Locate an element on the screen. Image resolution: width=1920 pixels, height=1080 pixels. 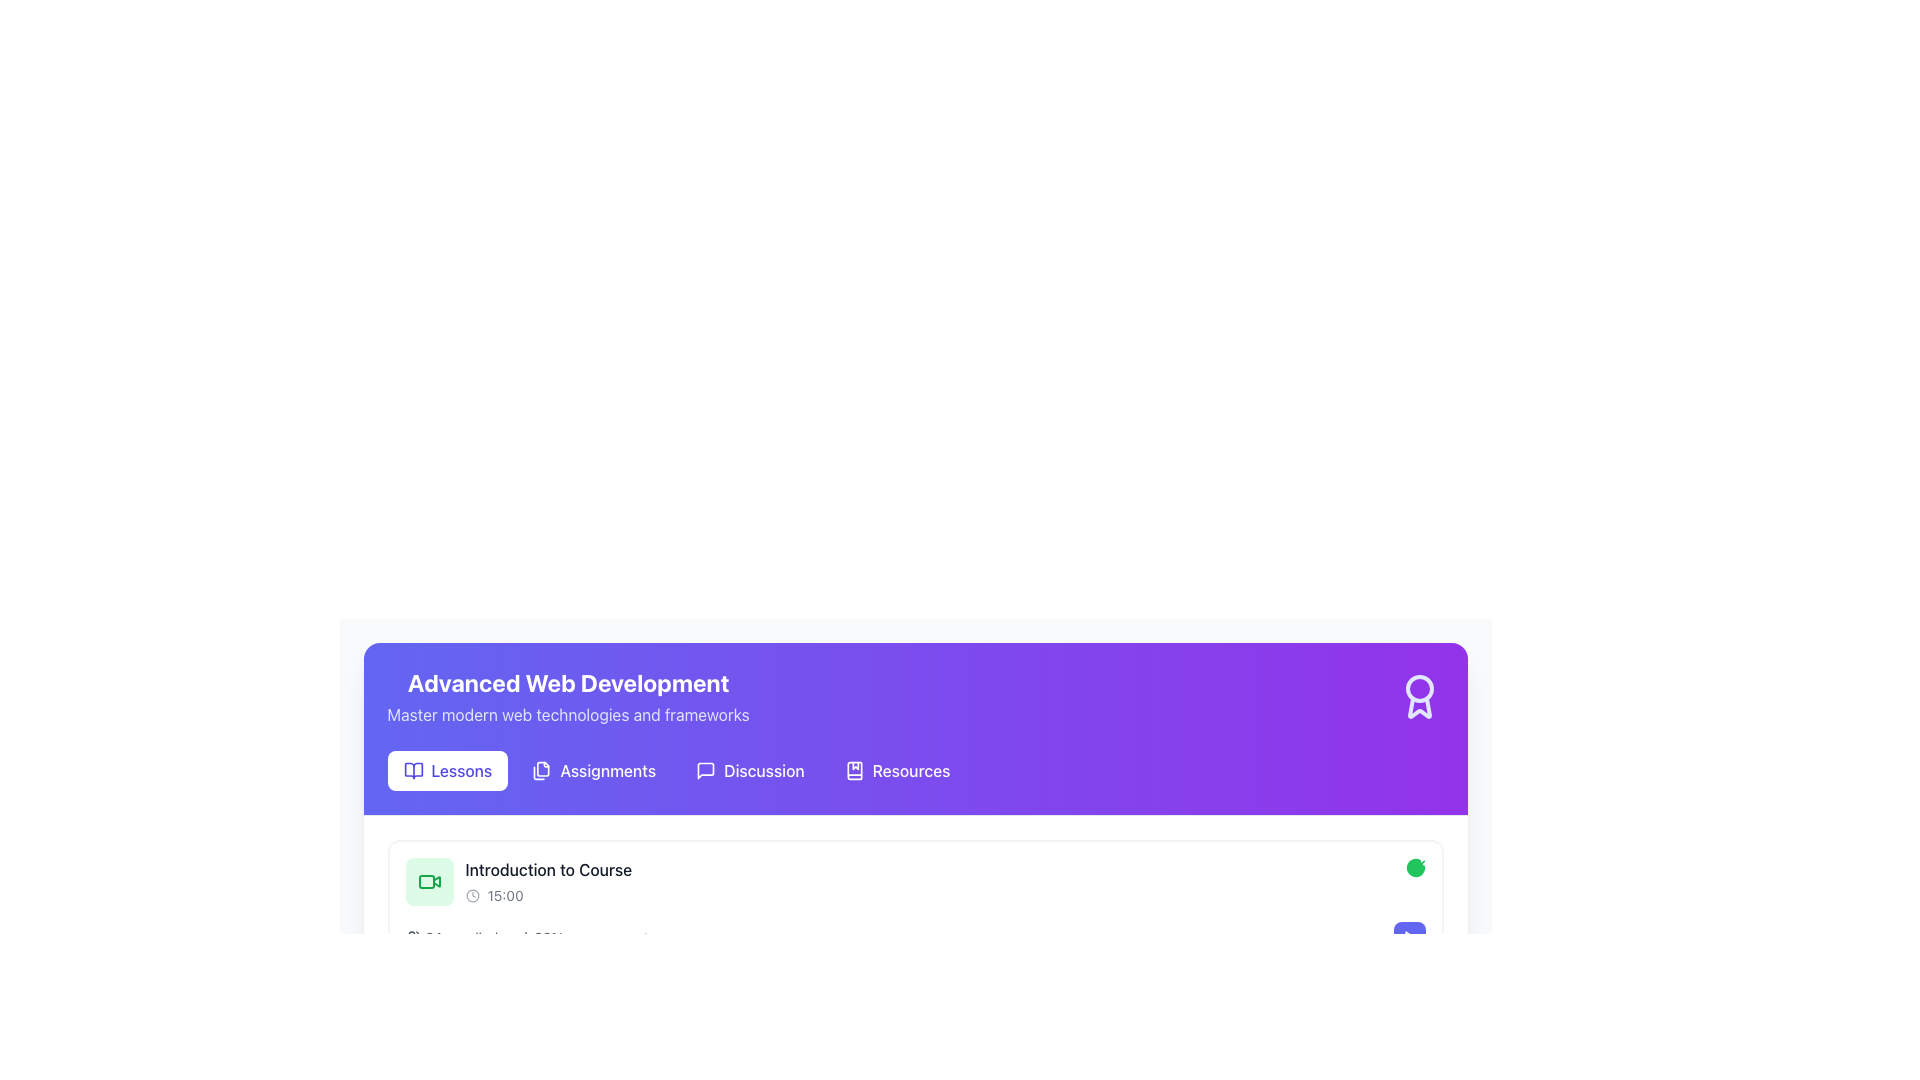
the 'Resources' tab in the Navigation bar located at the bottom of the 'Advanced Web Development' header section is located at coordinates (914, 770).